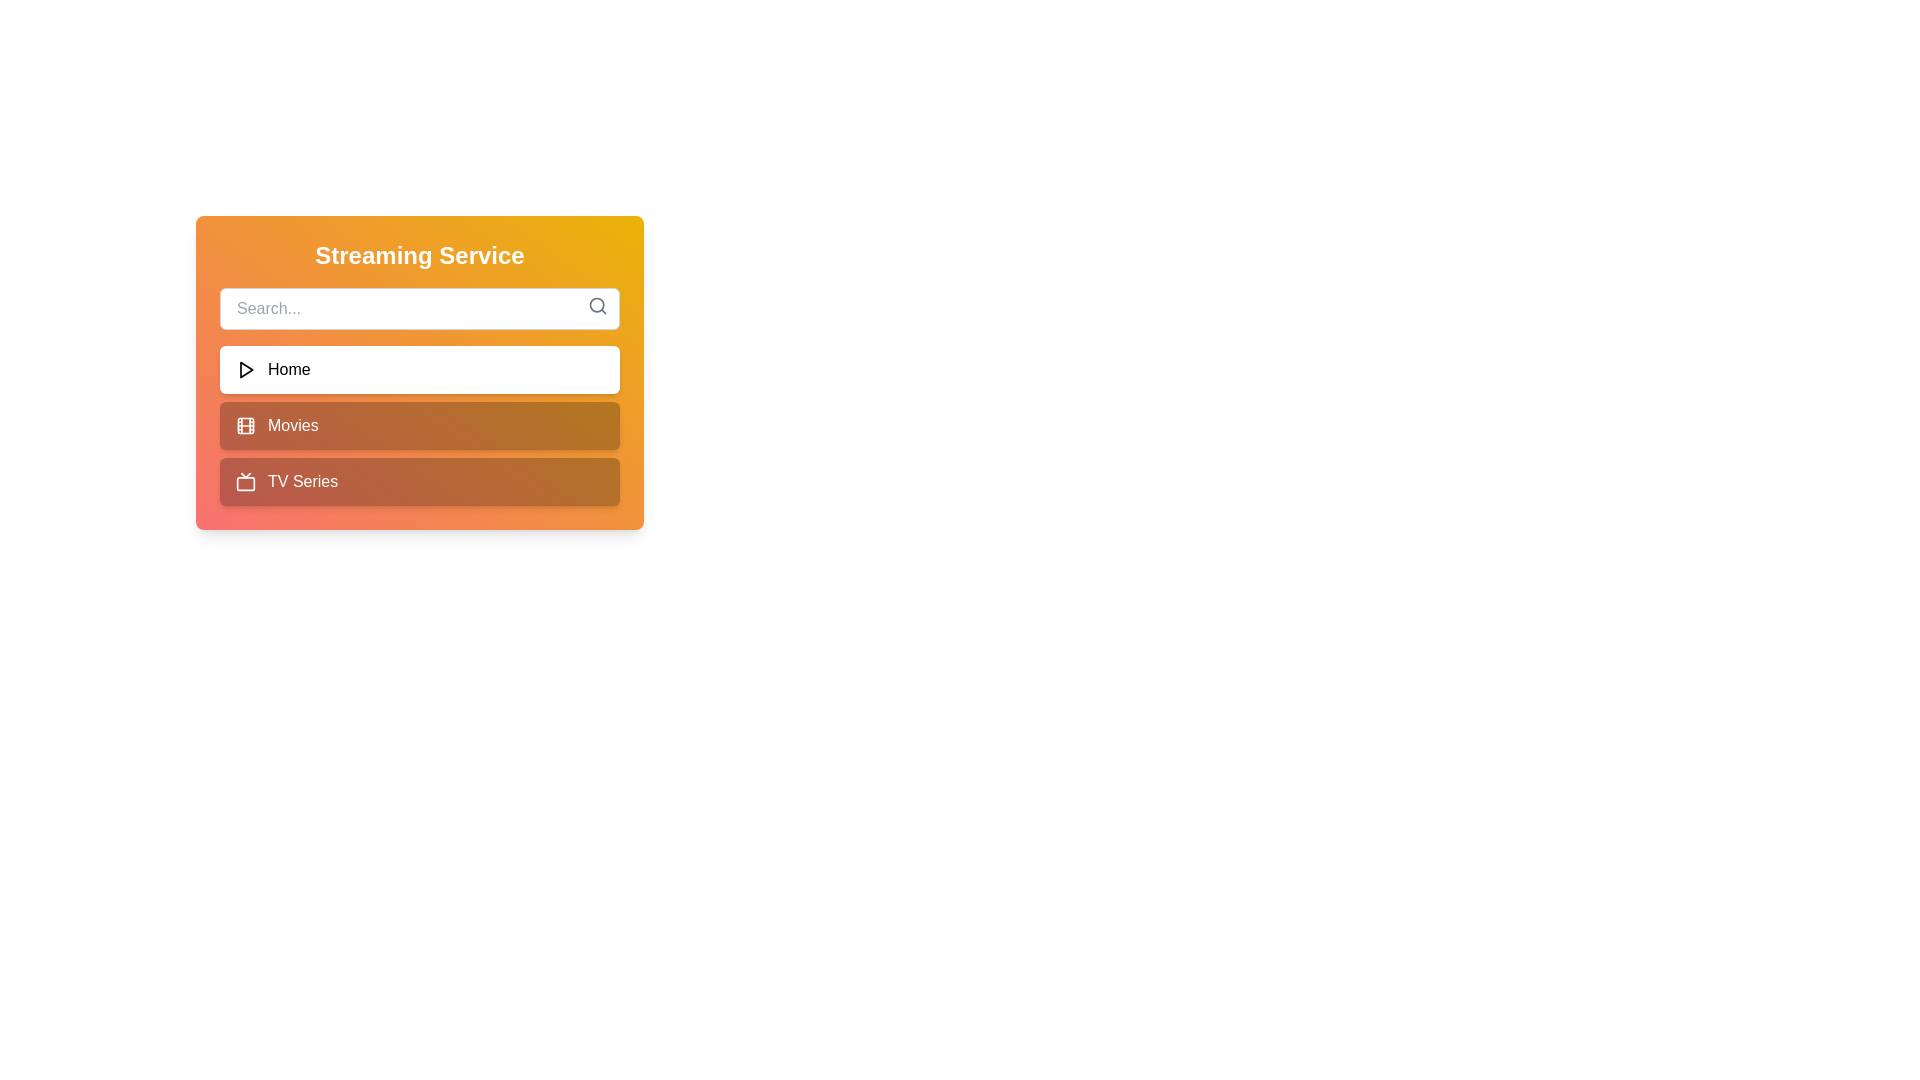 The height and width of the screenshot is (1080, 1920). I want to click on the search icon resembling a magnifying glass located to the right of the search input field in the search bar section labeled 'Streaming Service', so click(597, 305).